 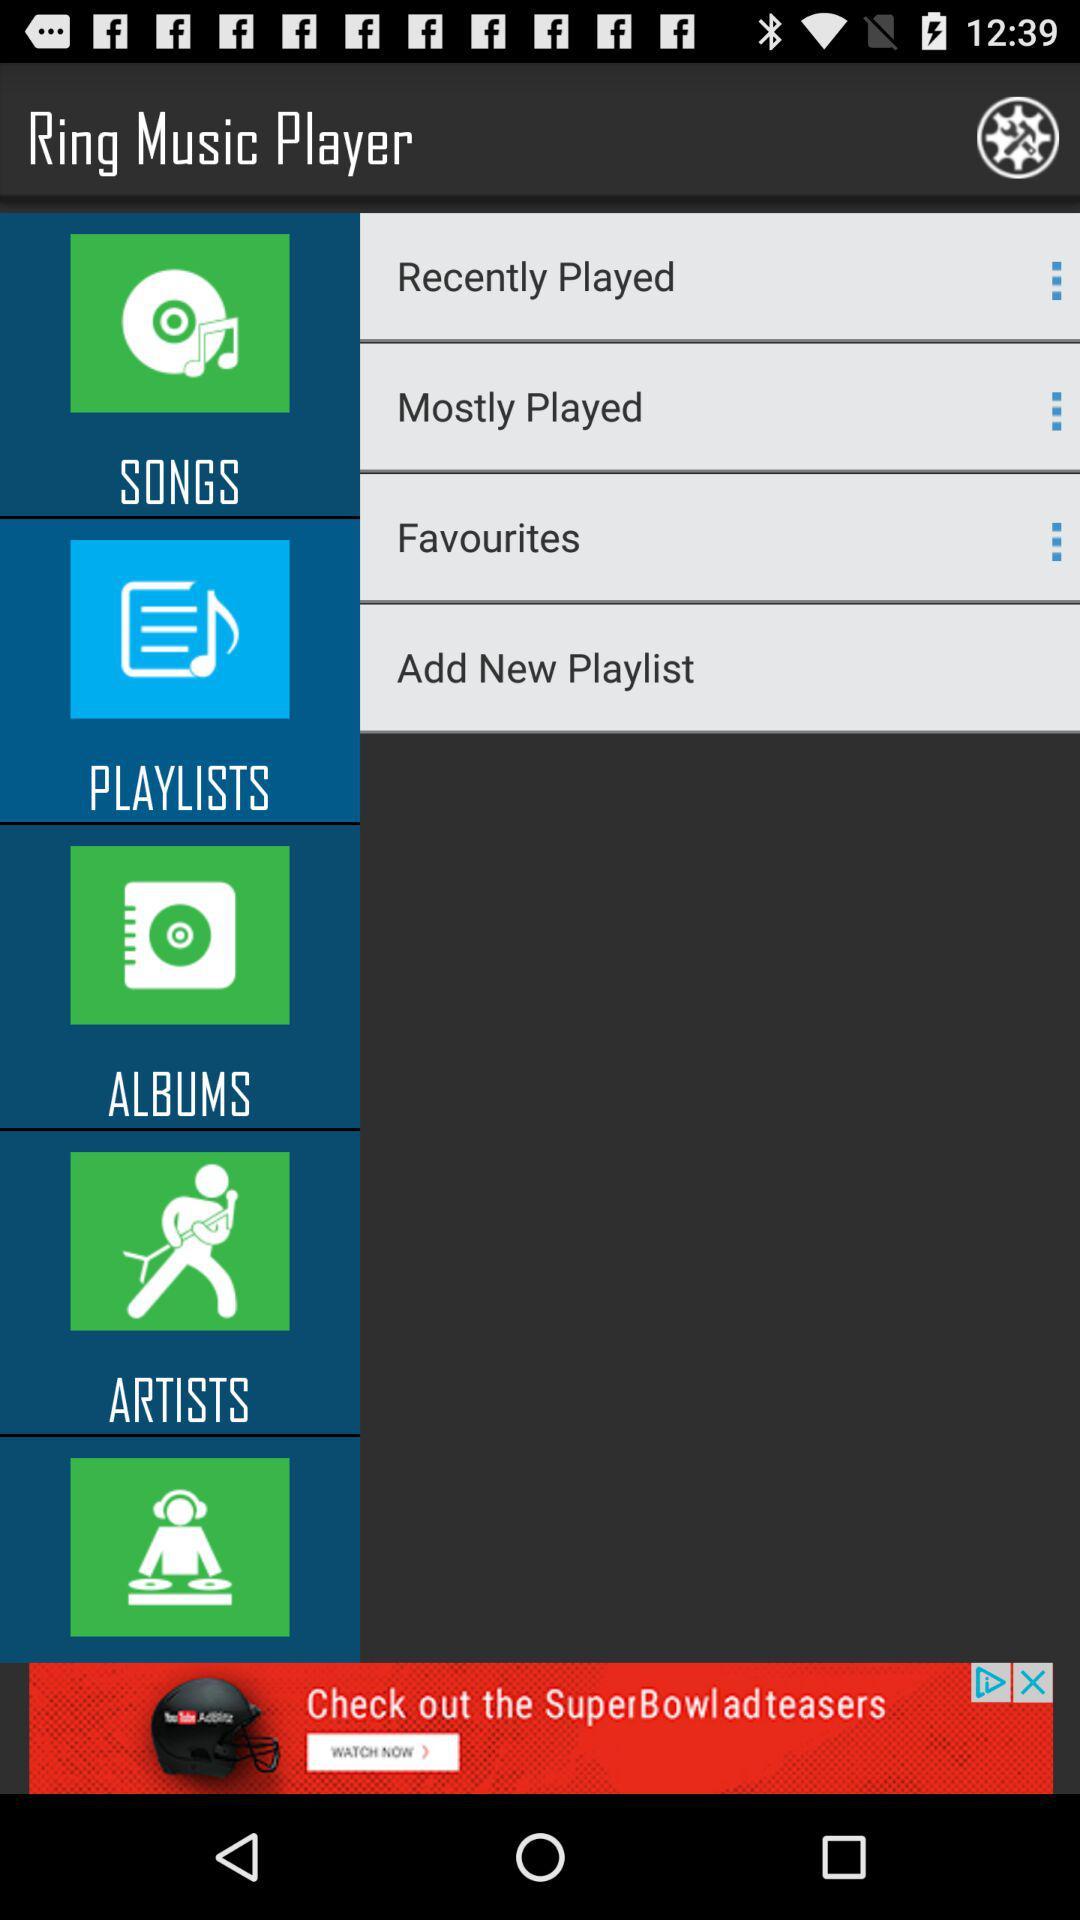 What do you see at coordinates (180, 1546) in the screenshot?
I see `image under artists` at bounding box center [180, 1546].